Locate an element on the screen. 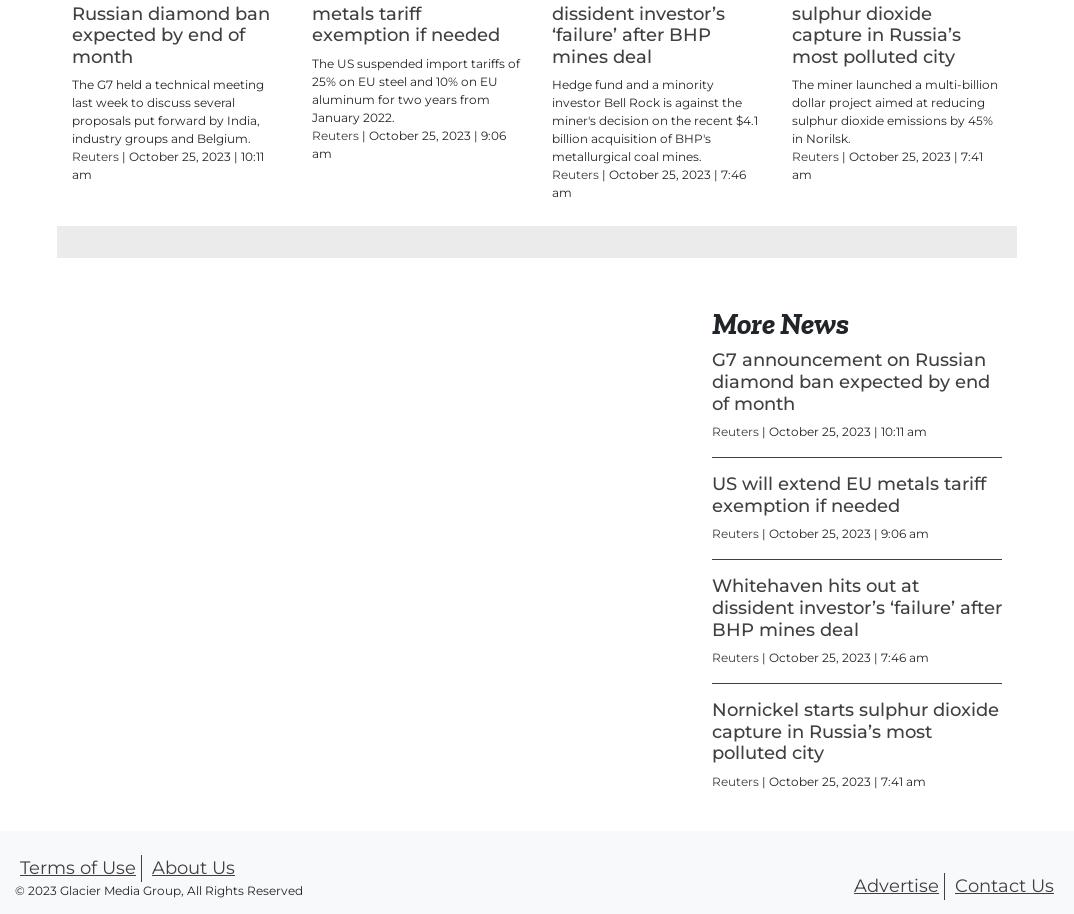  'Contact Us' is located at coordinates (1003, 885).